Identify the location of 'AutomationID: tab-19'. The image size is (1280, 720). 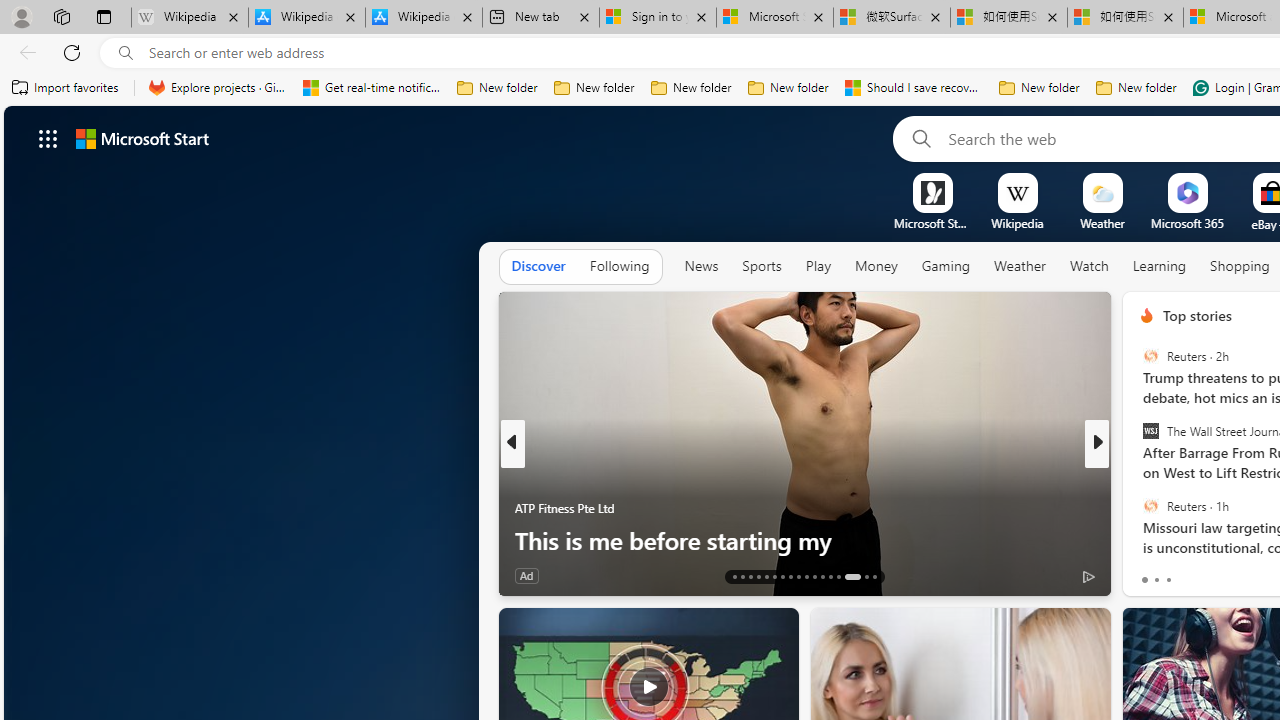
(781, 577).